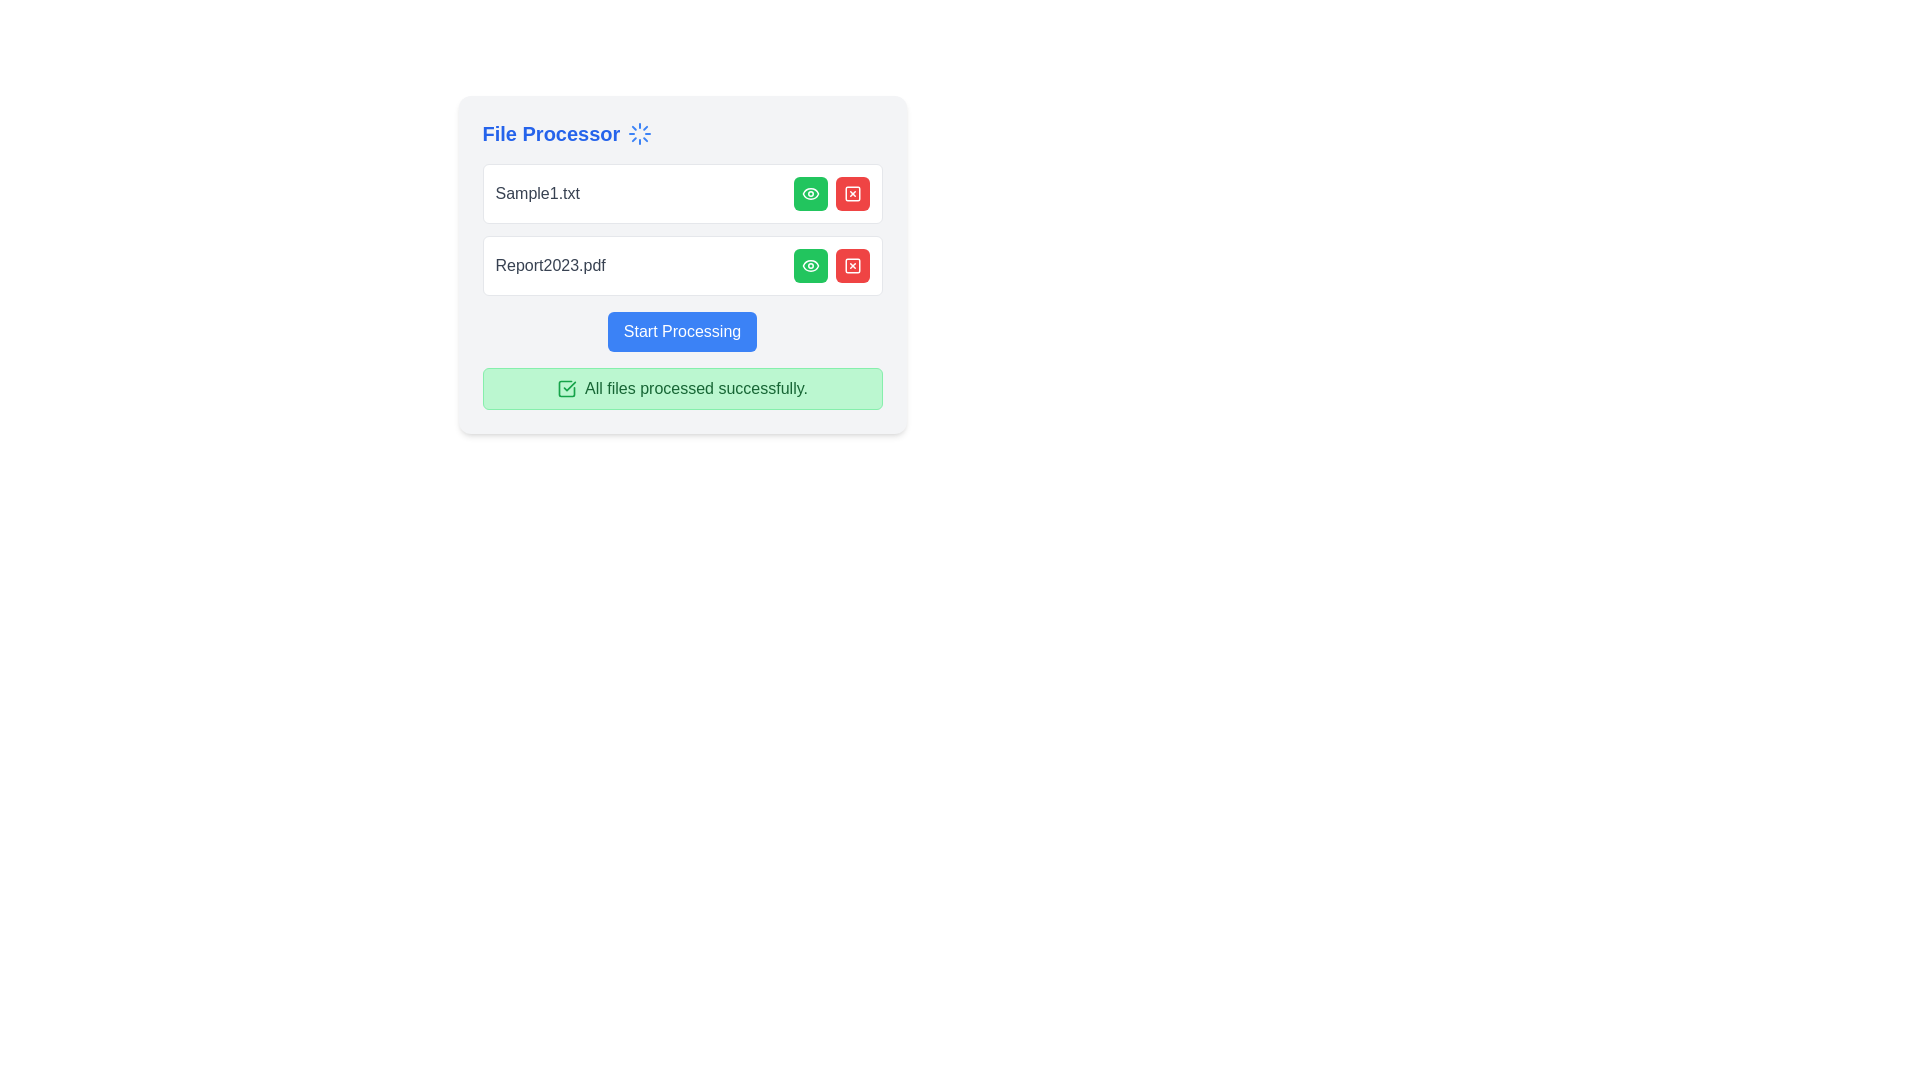 This screenshot has width=1920, height=1080. I want to click on the first green button with a white eye icon located next to the red delete button in the 'File Processor' section, so click(810, 193).